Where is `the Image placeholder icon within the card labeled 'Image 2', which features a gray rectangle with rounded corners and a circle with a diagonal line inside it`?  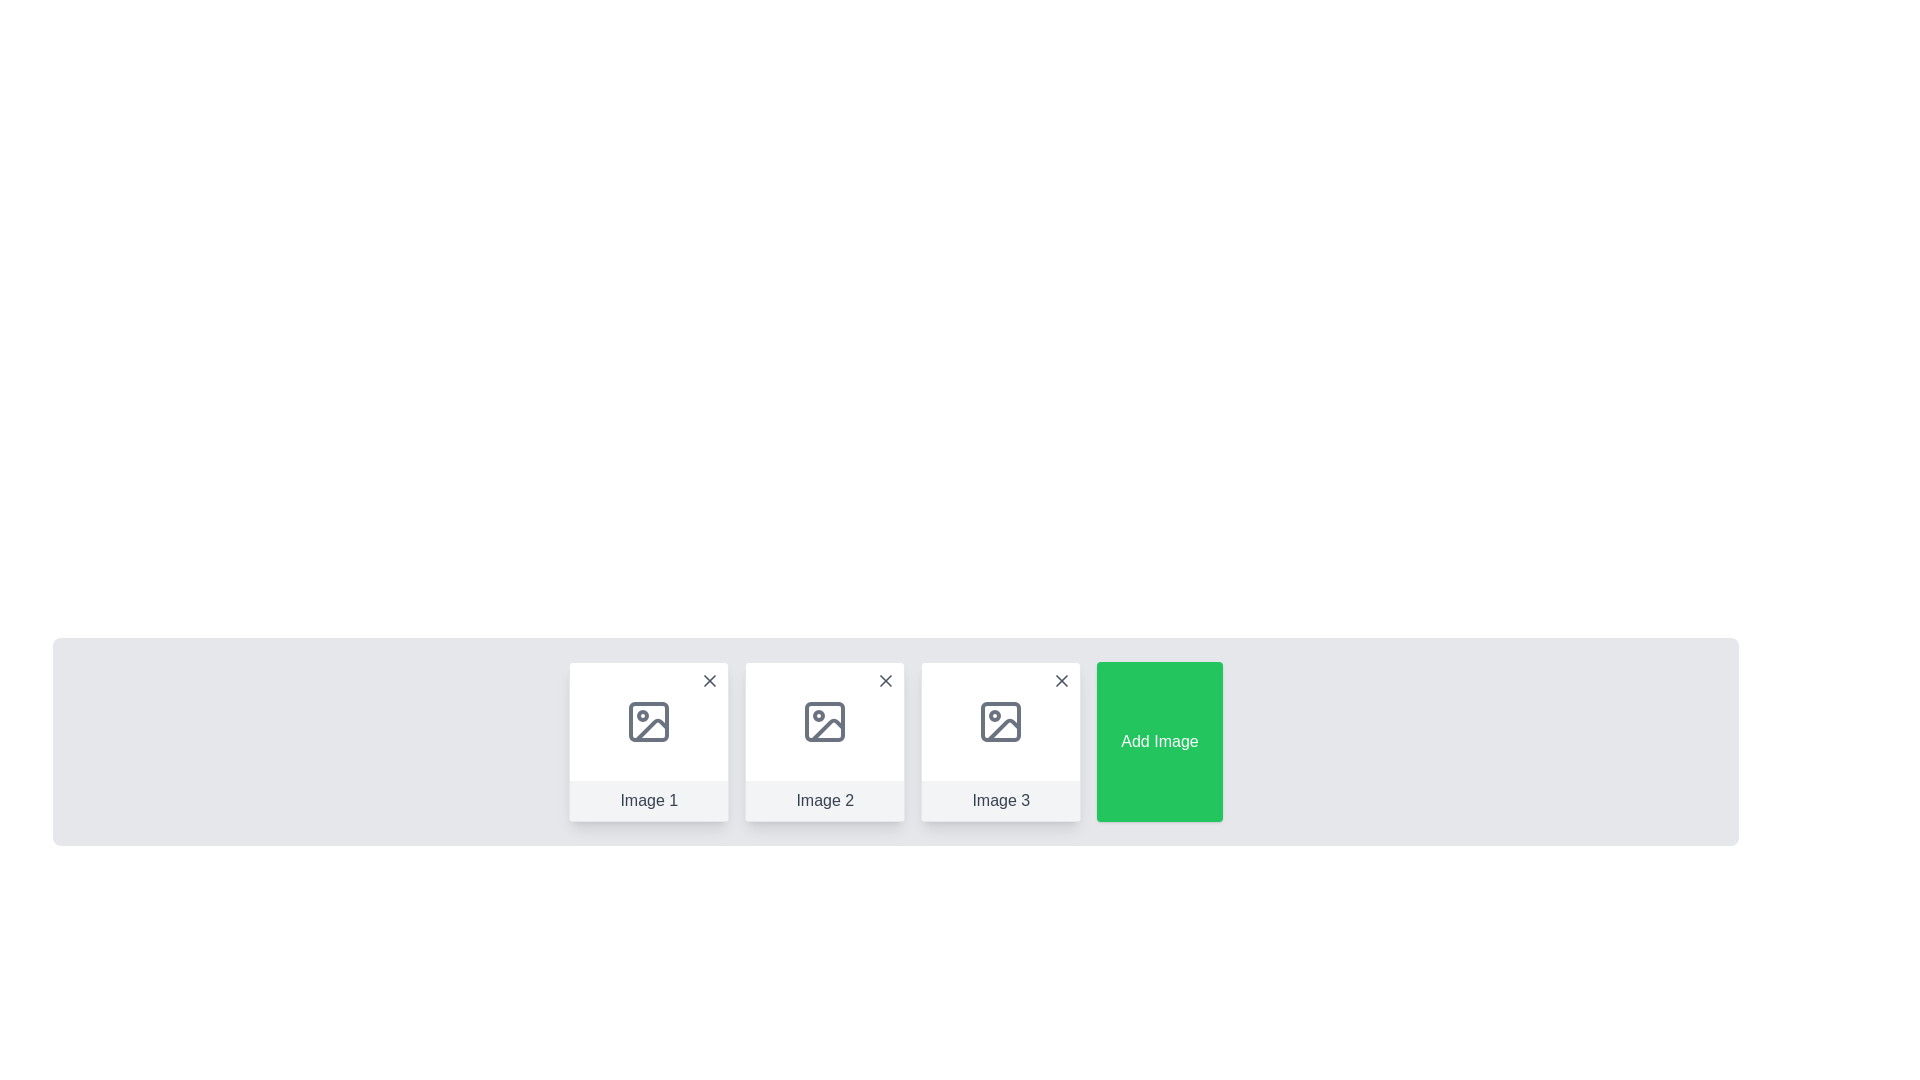 the Image placeholder icon within the card labeled 'Image 2', which features a gray rectangle with rounded corners and a circle with a diagonal line inside it is located at coordinates (825, 721).